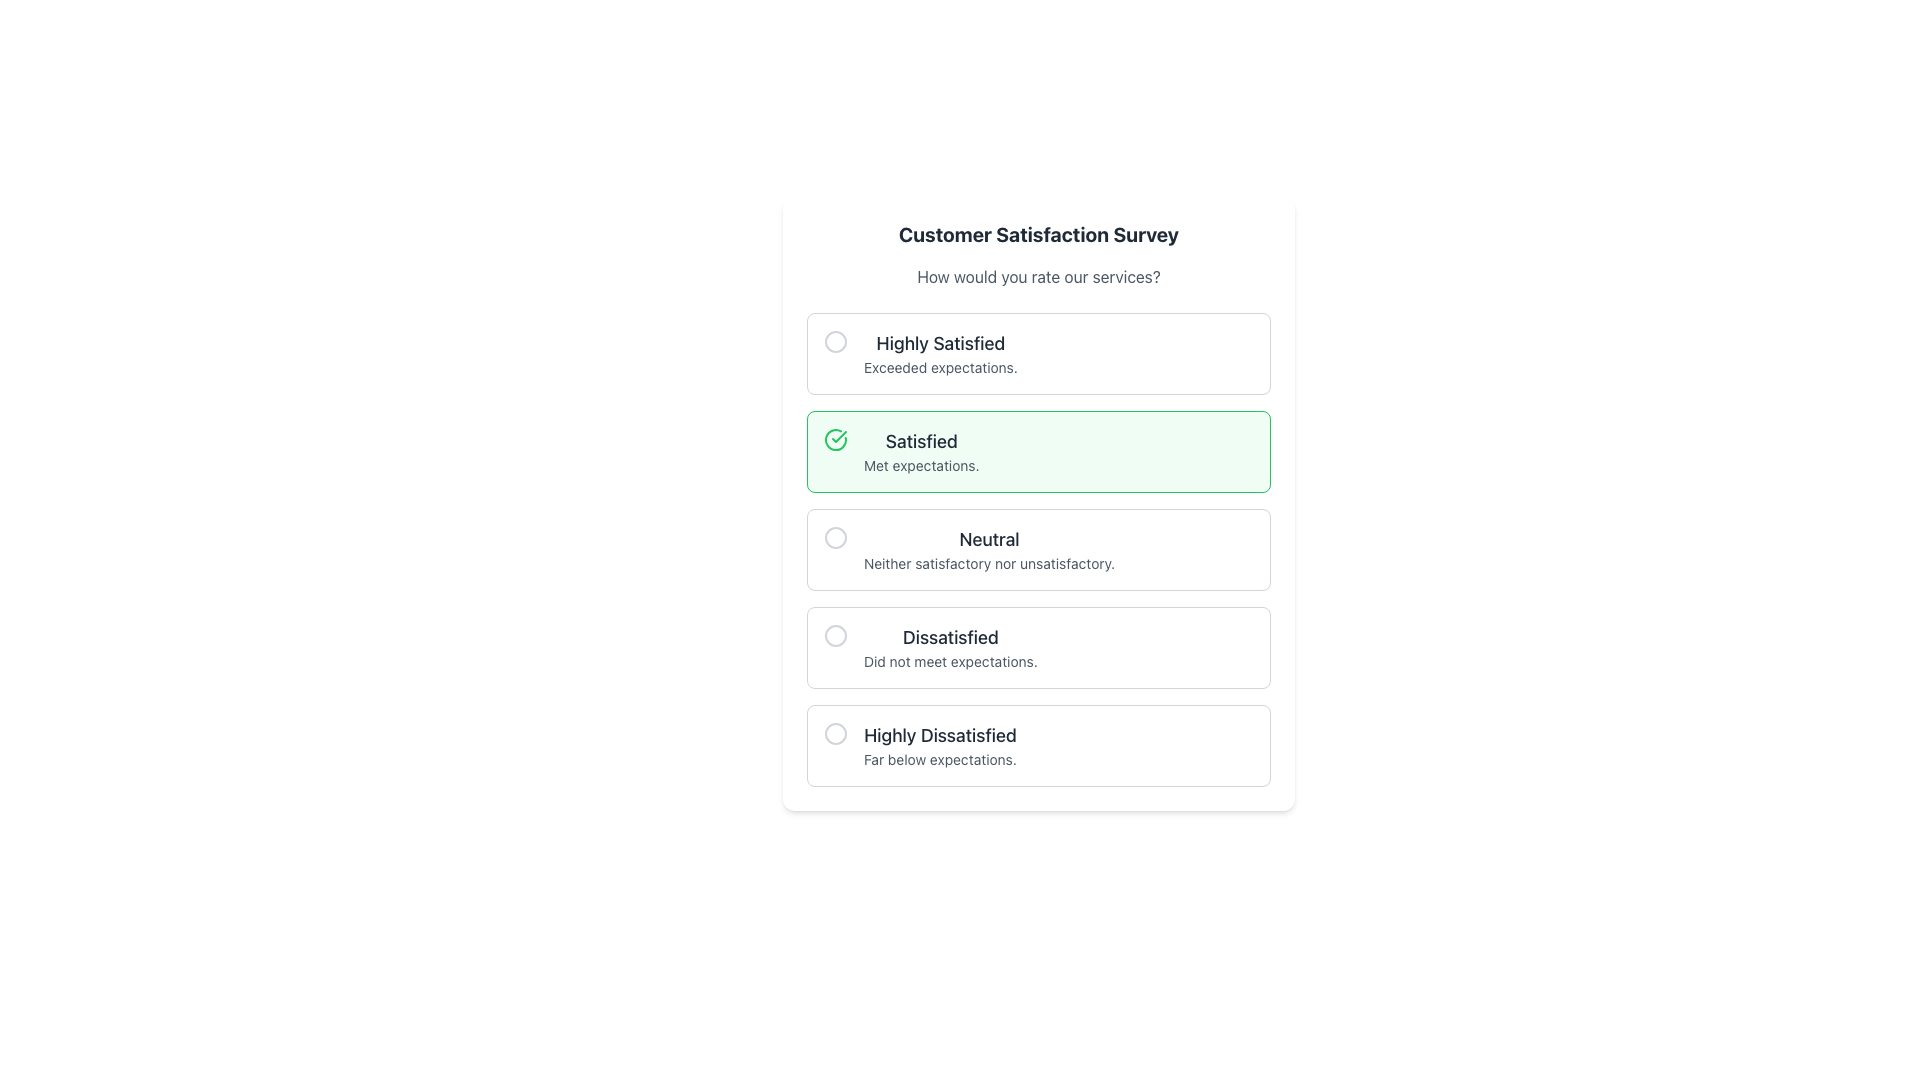  What do you see at coordinates (989, 540) in the screenshot?
I see `the 'Neutral' satisfaction level text label in the survey interface, which is the third item in a vertical list of options` at bounding box center [989, 540].